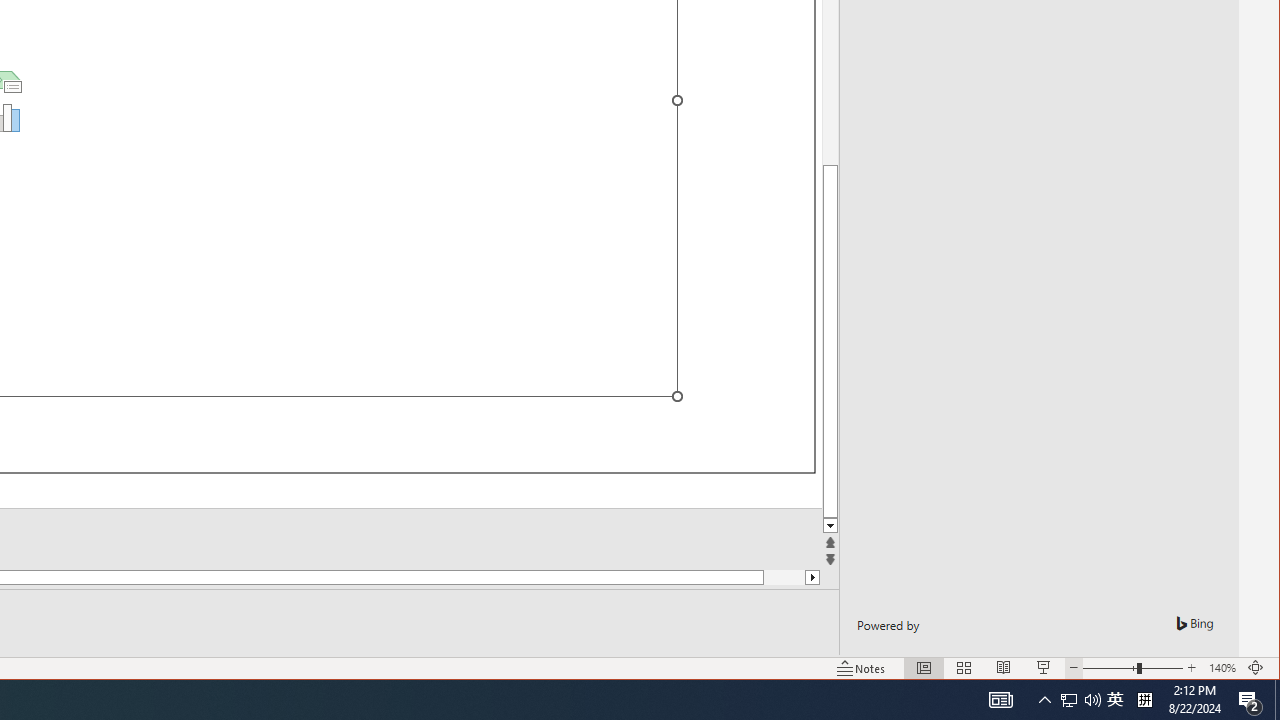  Describe the element at coordinates (1144, 698) in the screenshot. I see `'Tray Input Indicator - Chinese (Simplified, China)'` at that location.